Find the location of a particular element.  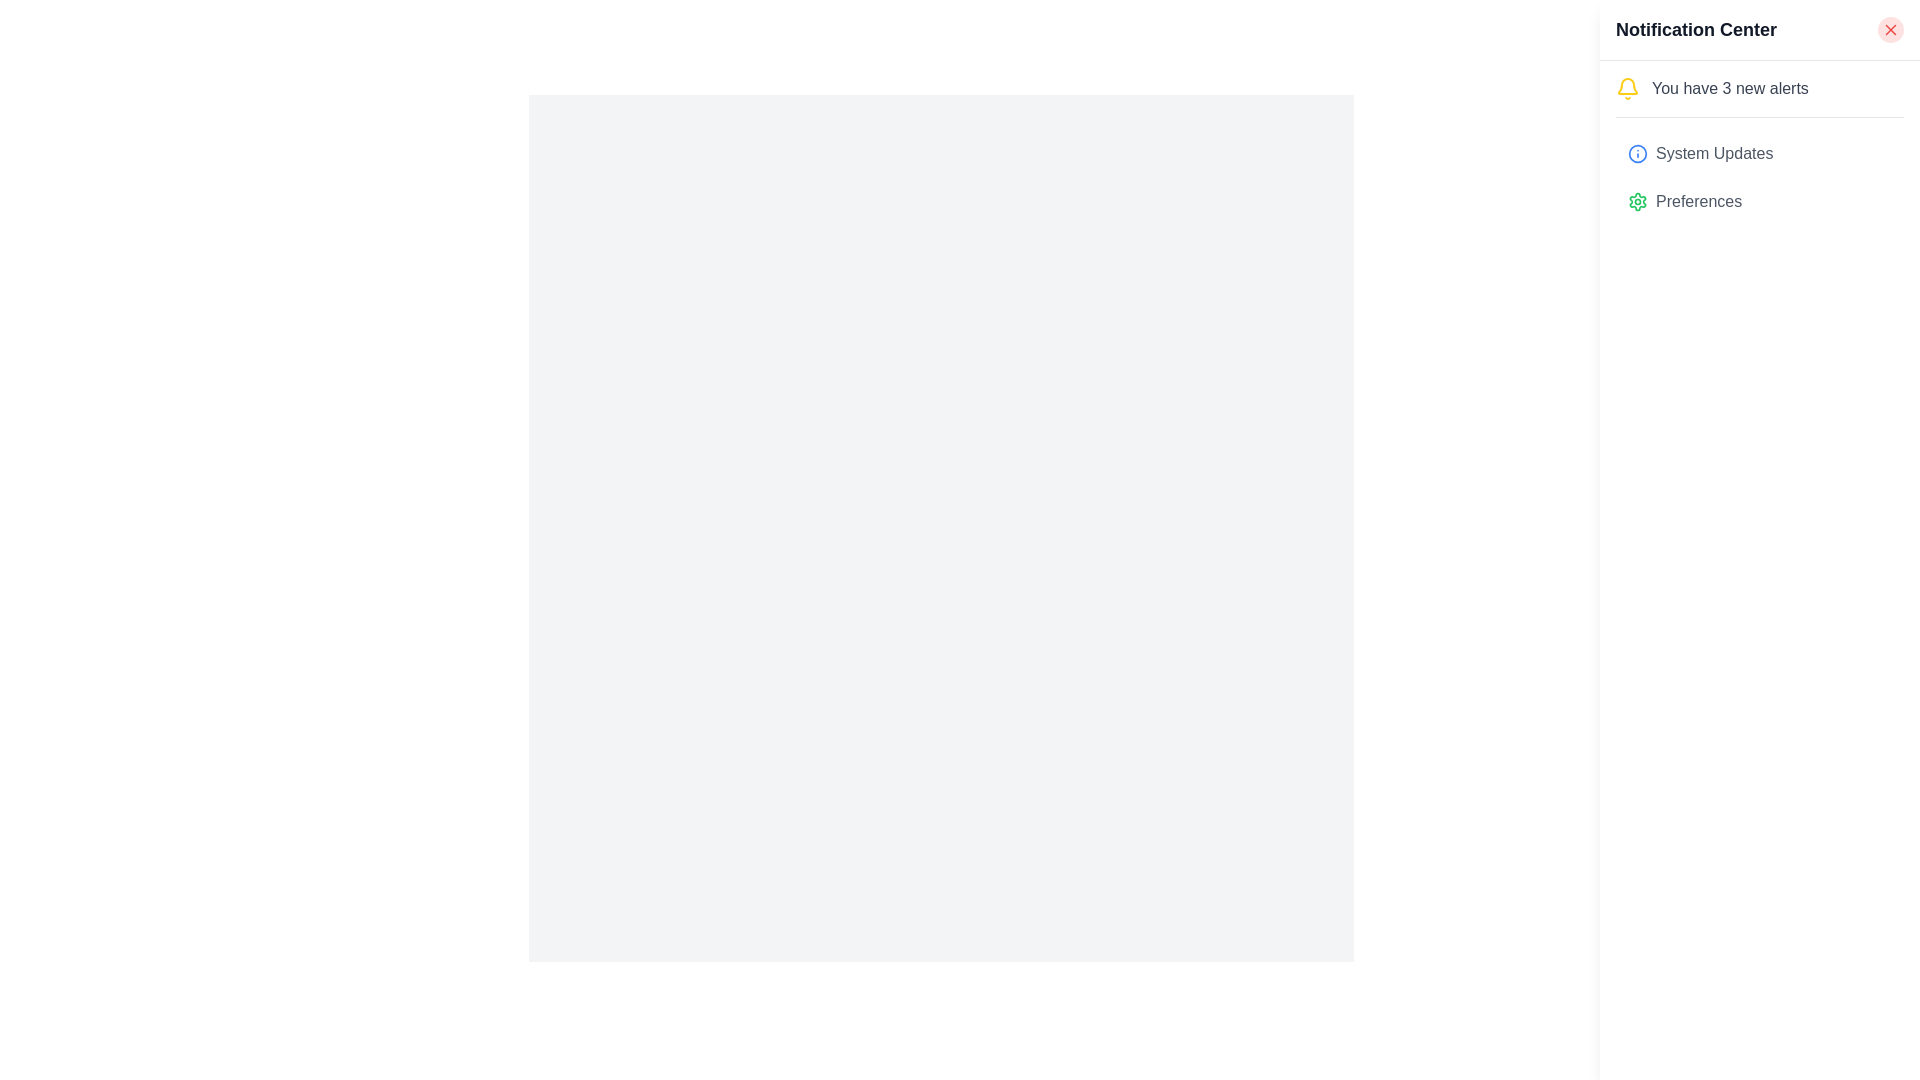

the close button located at the far right of the header section of the 'Notification Center' panel is located at coordinates (1890, 30).